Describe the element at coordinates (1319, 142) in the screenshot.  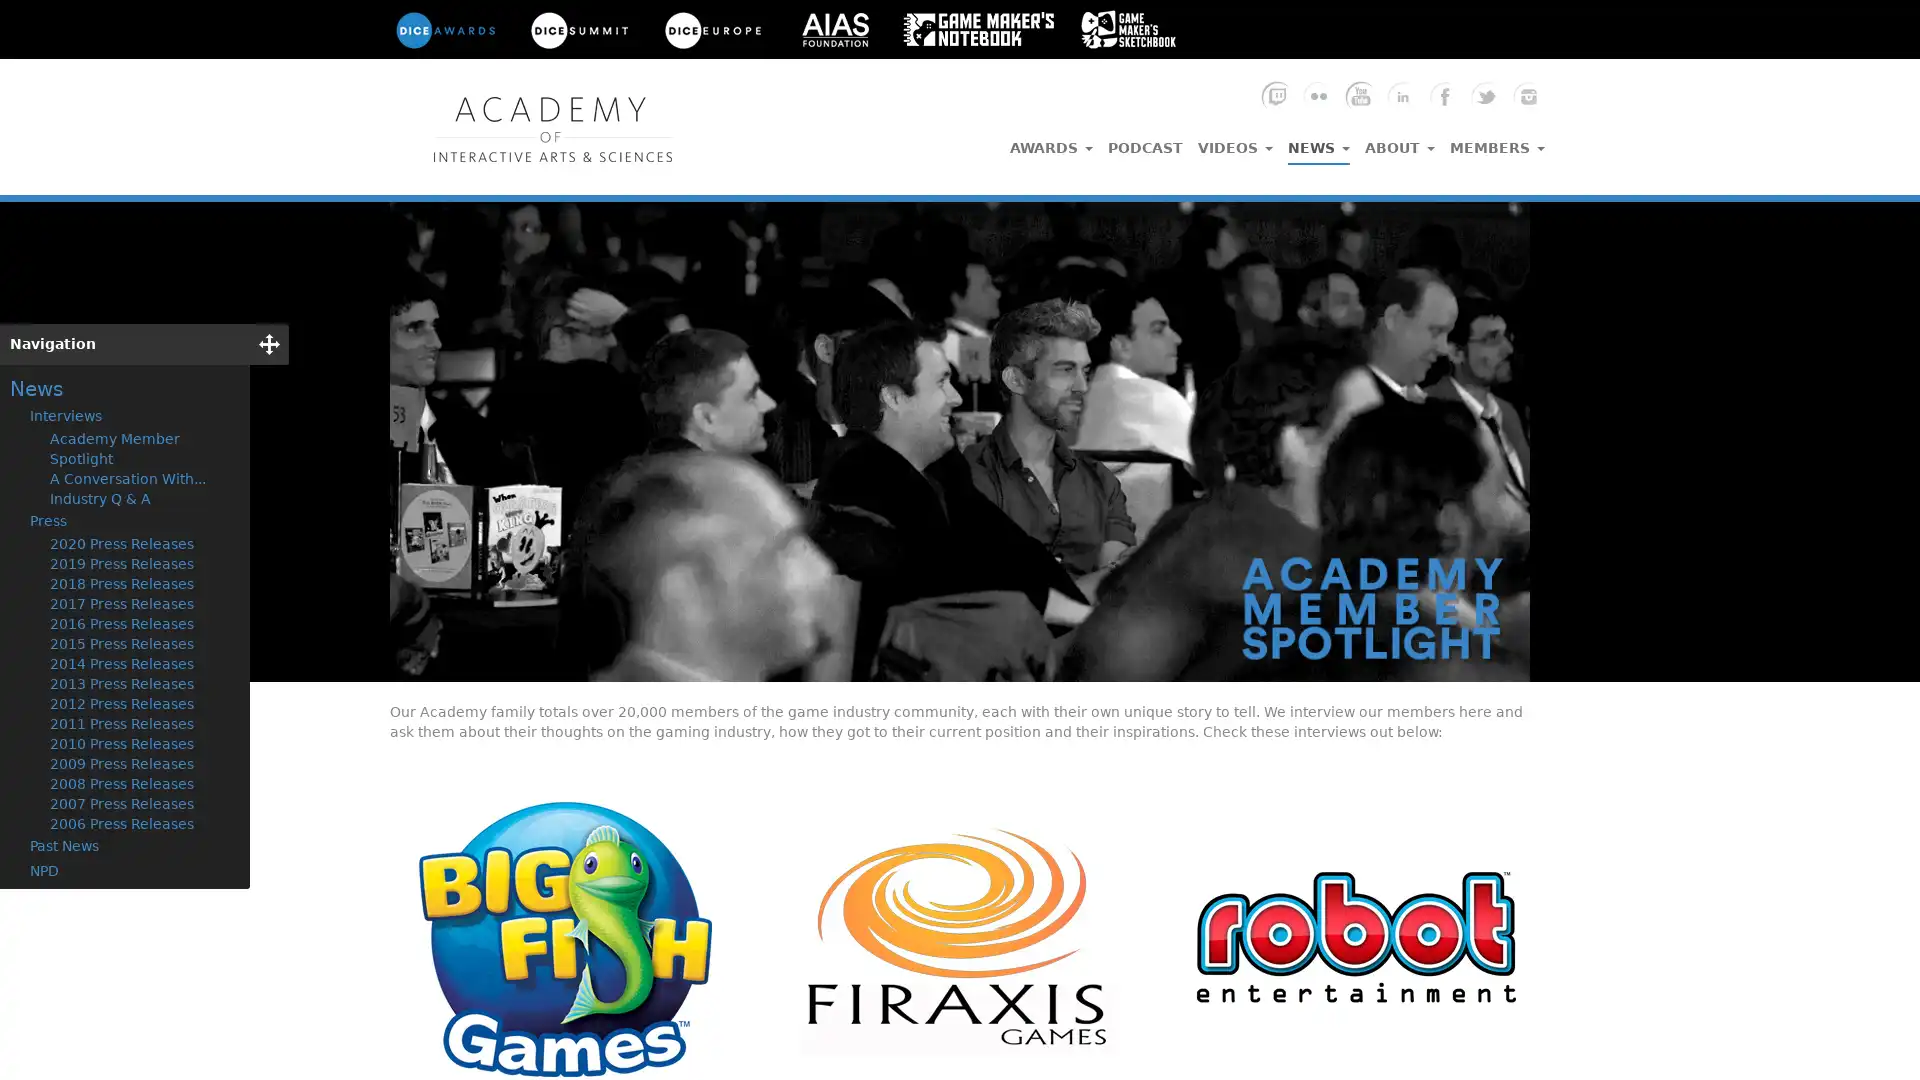
I see `NEWS` at that location.